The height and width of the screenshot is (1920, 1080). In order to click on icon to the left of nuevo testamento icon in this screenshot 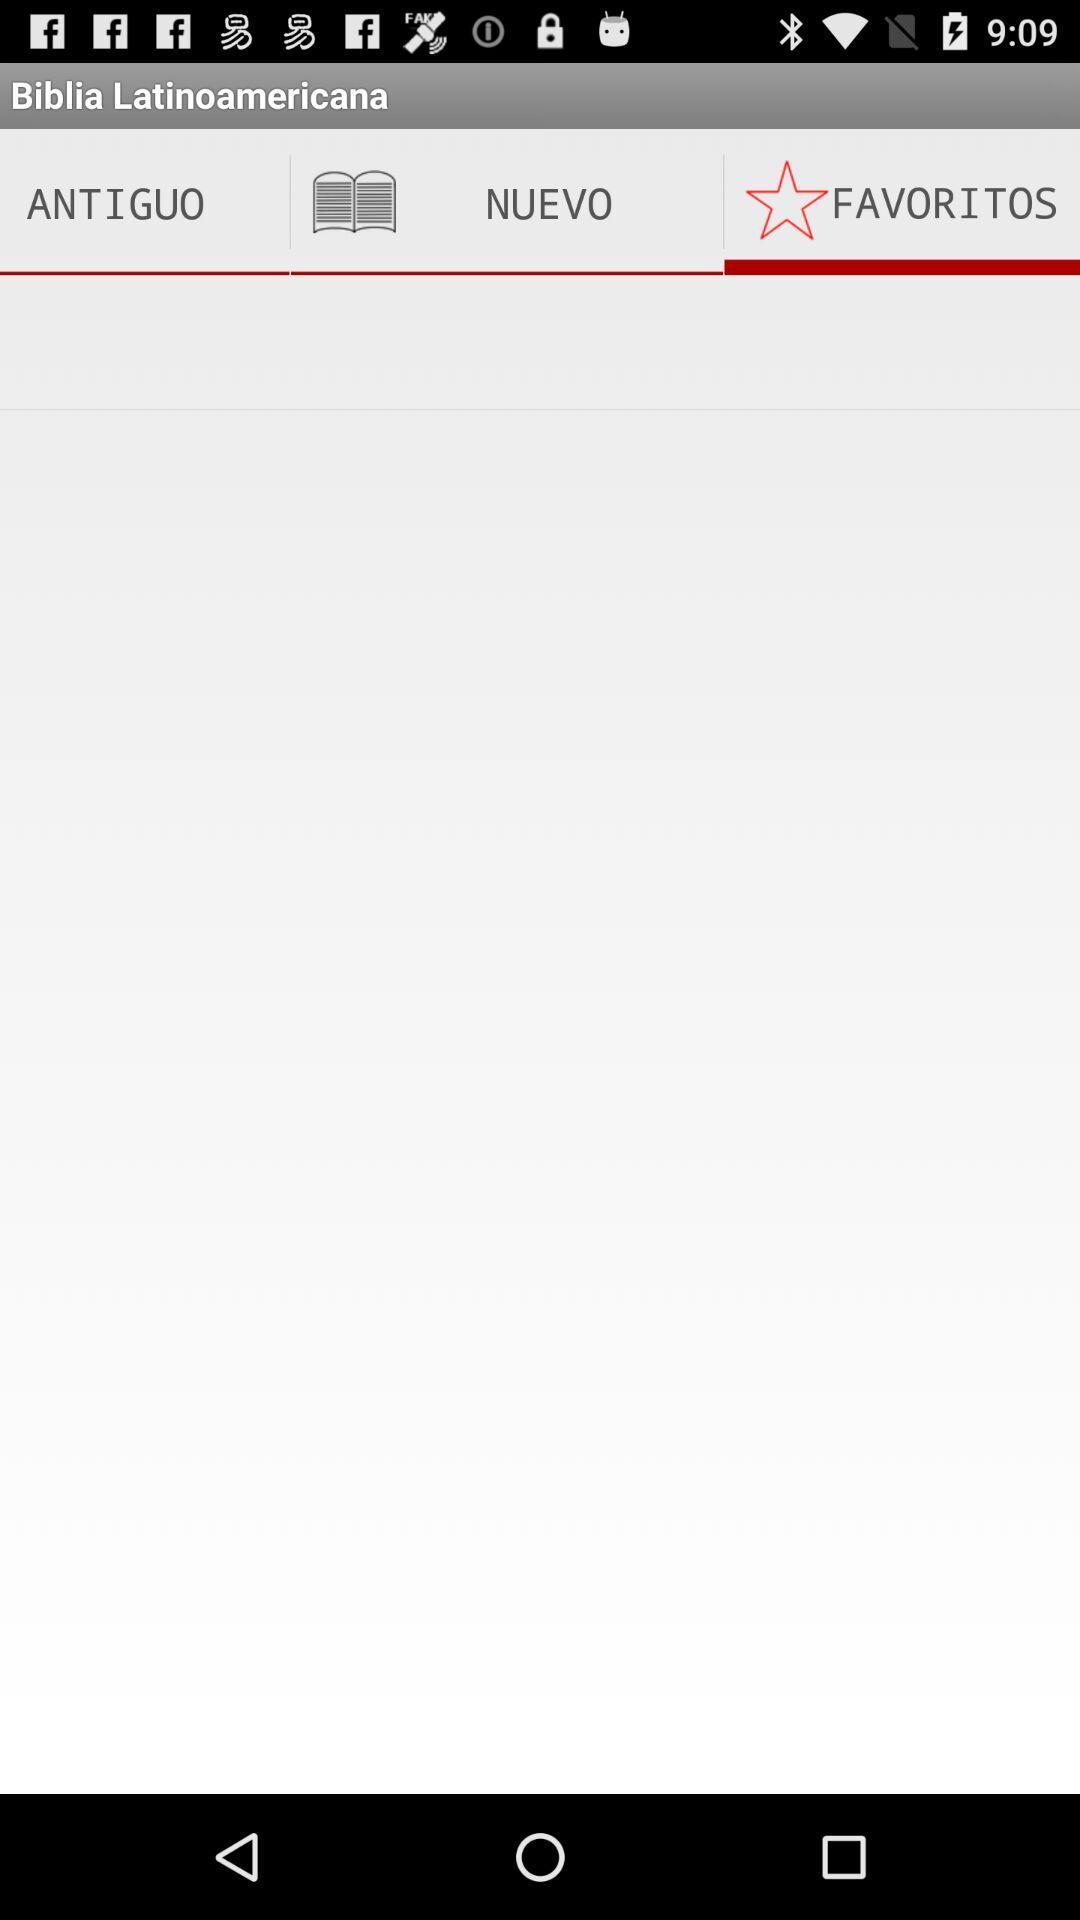, I will do `click(143, 202)`.